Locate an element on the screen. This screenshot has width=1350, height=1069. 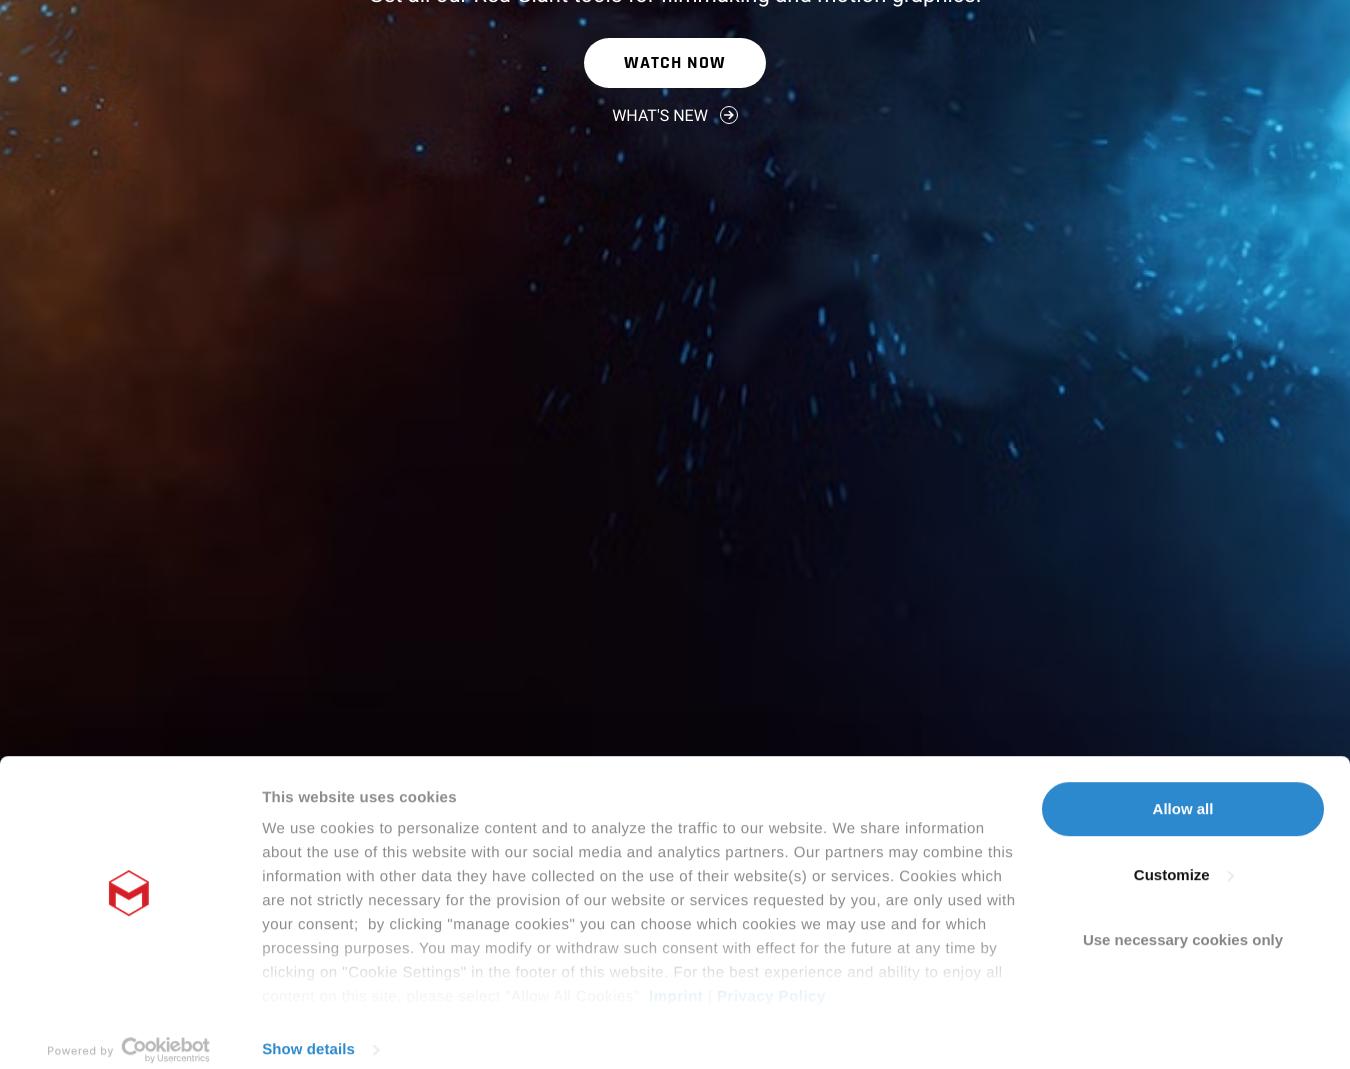
'Watch Now' is located at coordinates (674, 60).